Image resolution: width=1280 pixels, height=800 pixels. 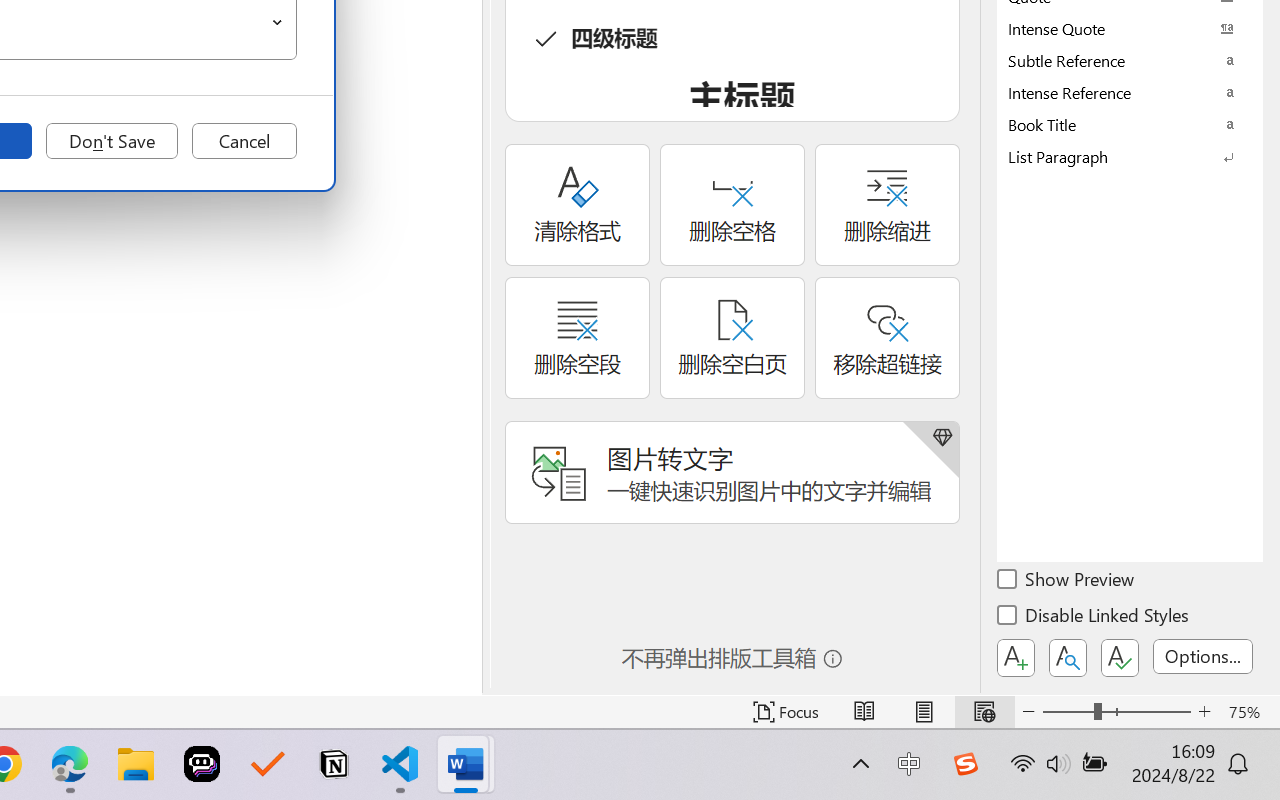 What do you see at coordinates (1066, 581) in the screenshot?
I see `'Show Preview'` at bounding box center [1066, 581].